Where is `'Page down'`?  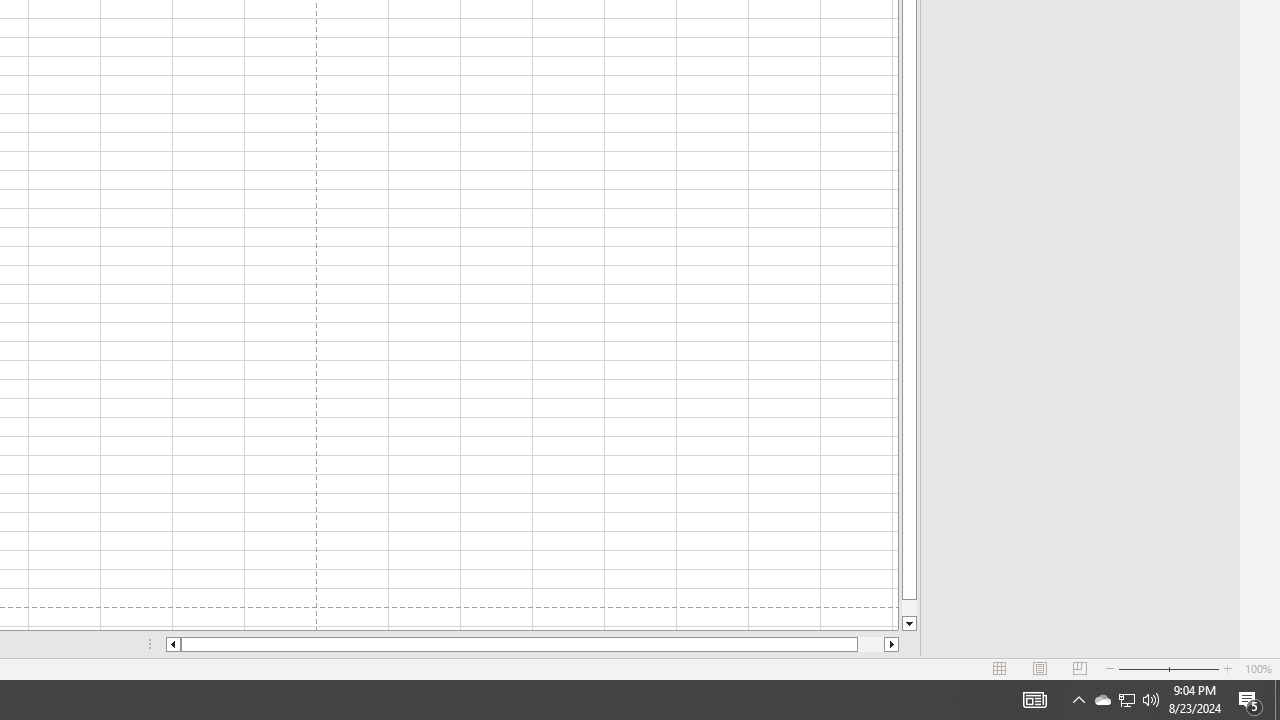 'Page down' is located at coordinates (908, 607).